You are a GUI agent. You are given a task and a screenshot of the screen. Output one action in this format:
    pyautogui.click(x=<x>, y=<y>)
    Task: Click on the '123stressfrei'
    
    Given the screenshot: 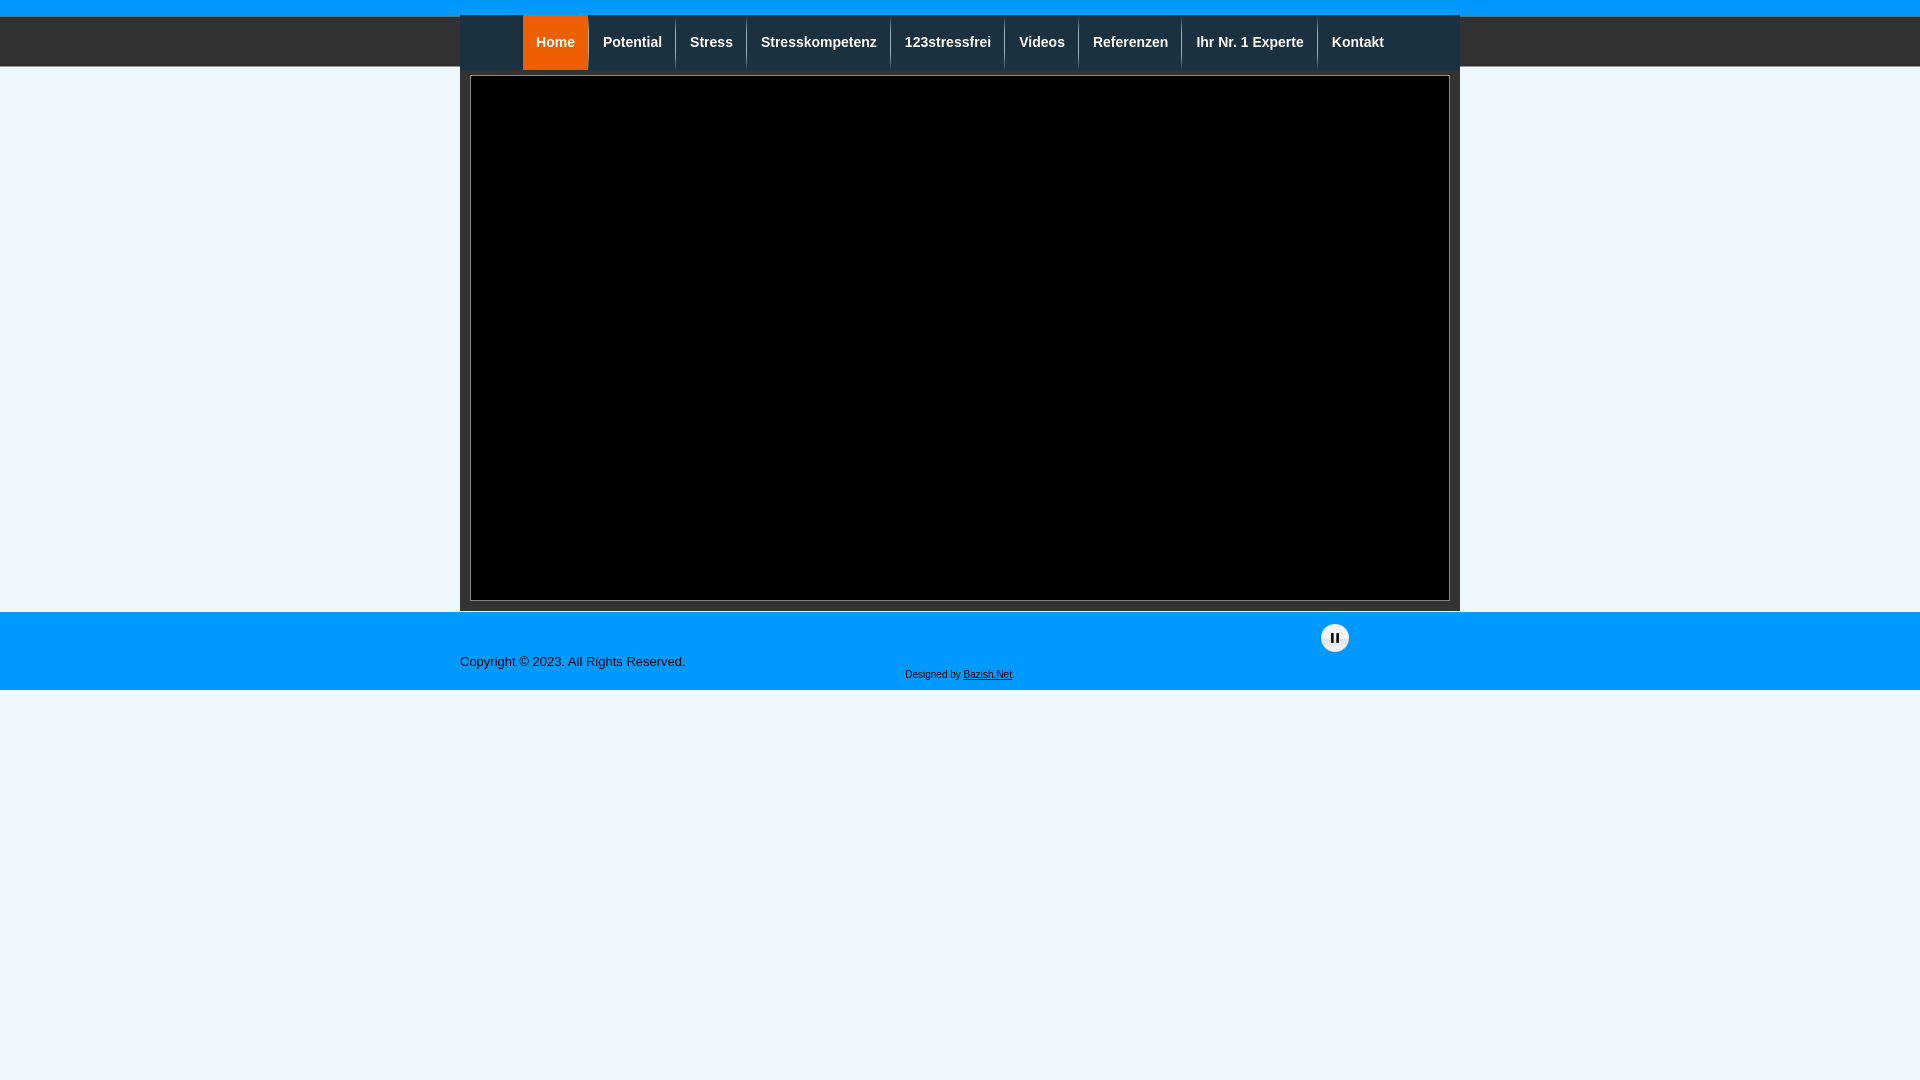 What is the action you would take?
    pyautogui.click(x=891, y=42)
    